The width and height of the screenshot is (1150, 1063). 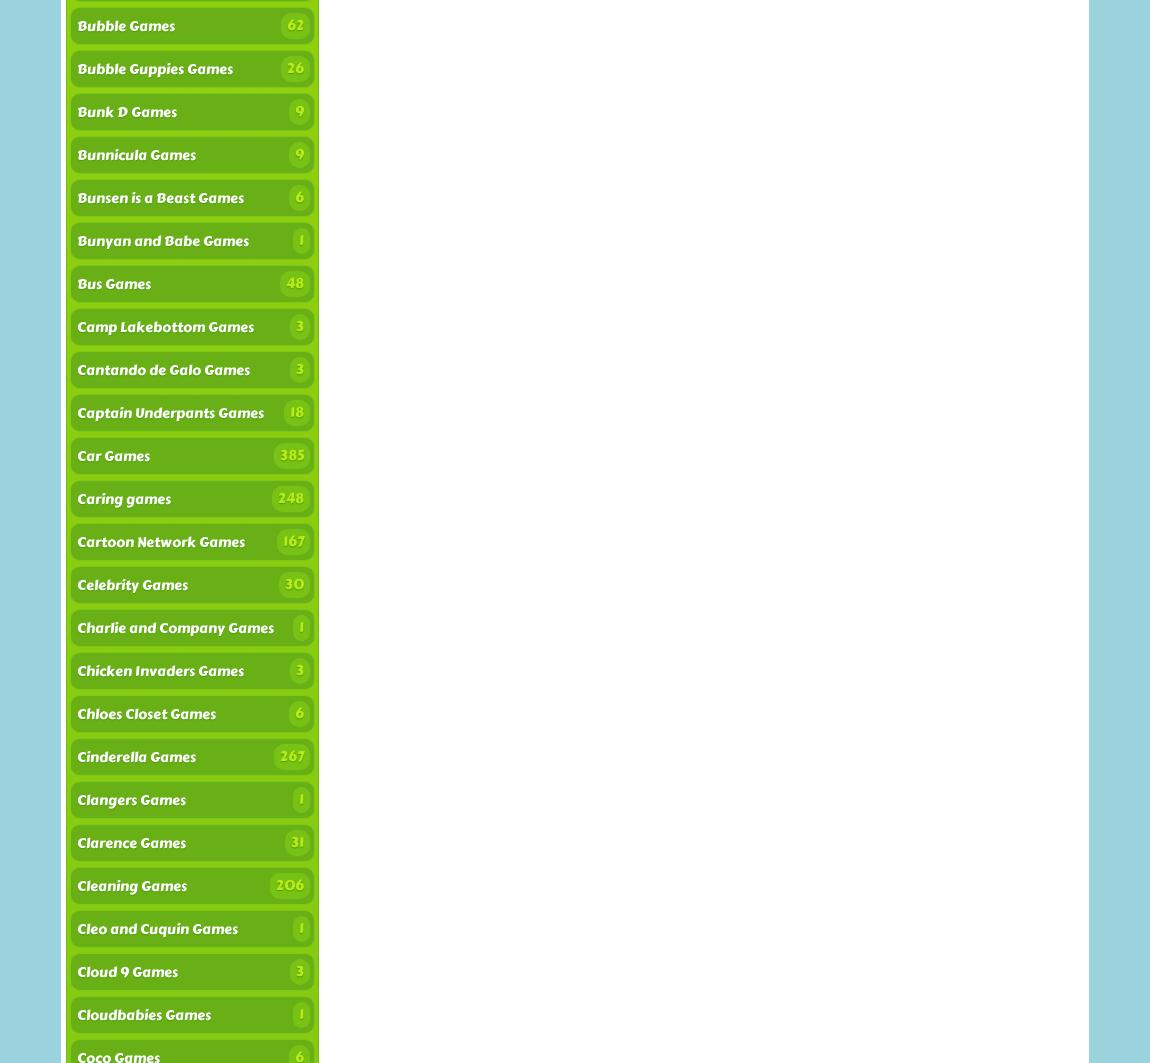 What do you see at coordinates (126, 971) in the screenshot?
I see `'Cloud 9 Games'` at bounding box center [126, 971].